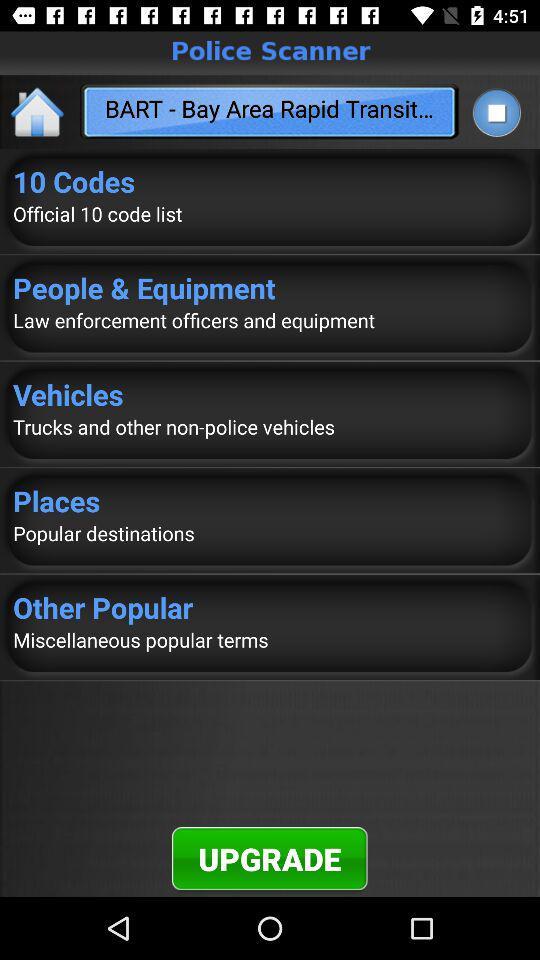 This screenshot has width=540, height=960. What do you see at coordinates (38, 111) in the screenshot?
I see `return to home screen` at bounding box center [38, 111].